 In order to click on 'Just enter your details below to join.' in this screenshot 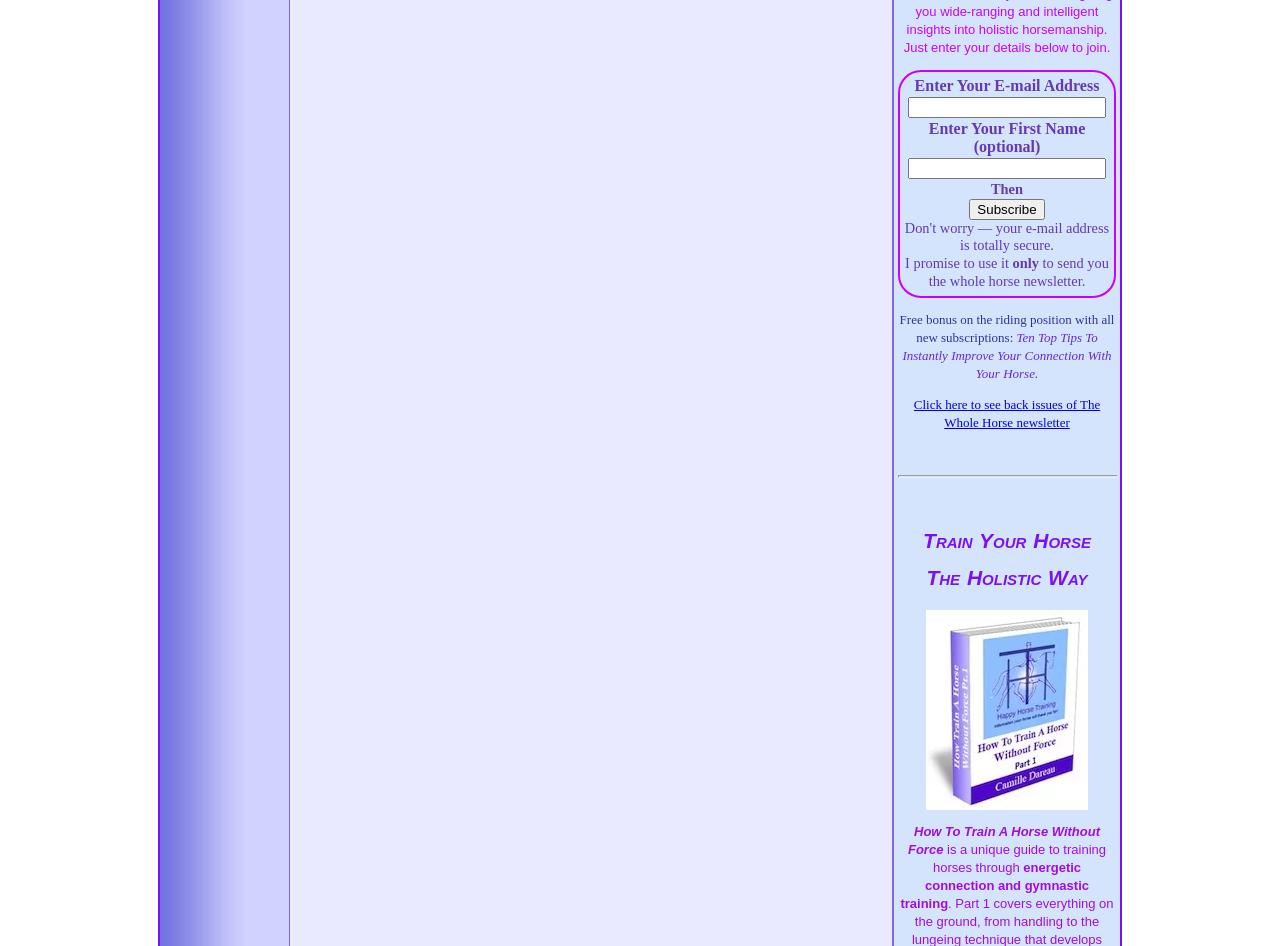, I will do `click(1006, 47)`.